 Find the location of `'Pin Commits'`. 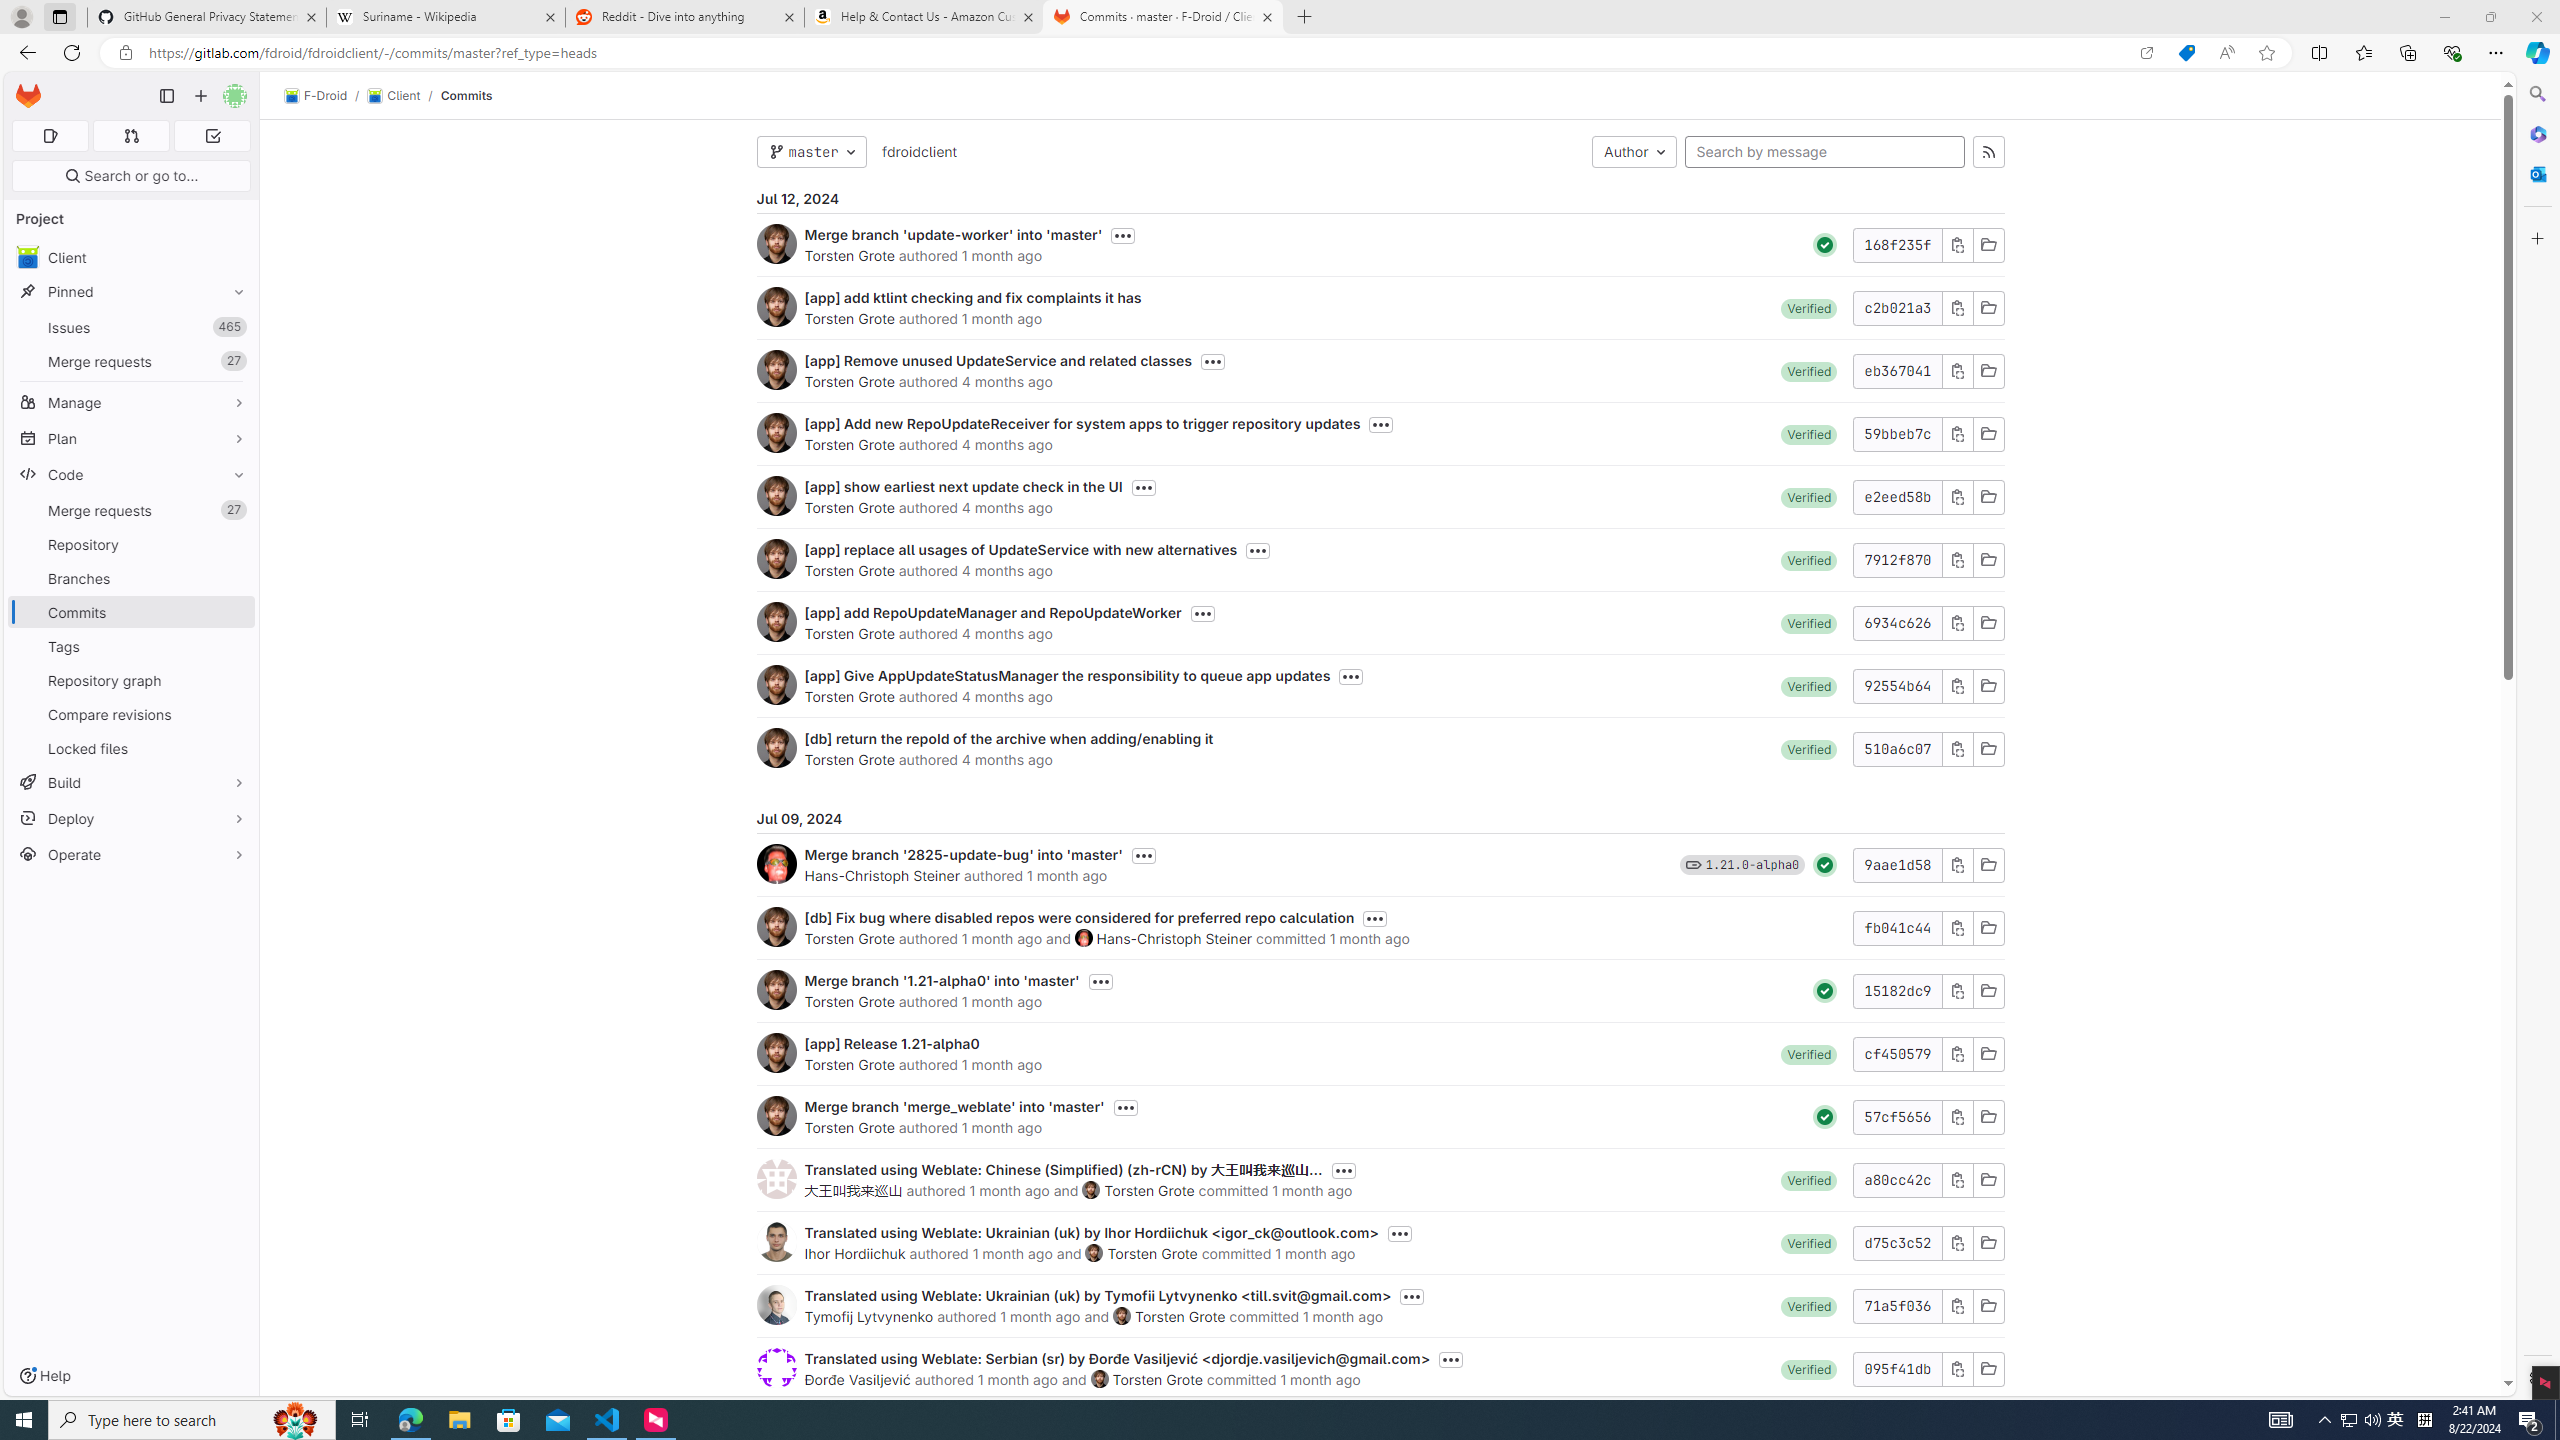

'Pin Commits' is located at coordinates (233, 612).